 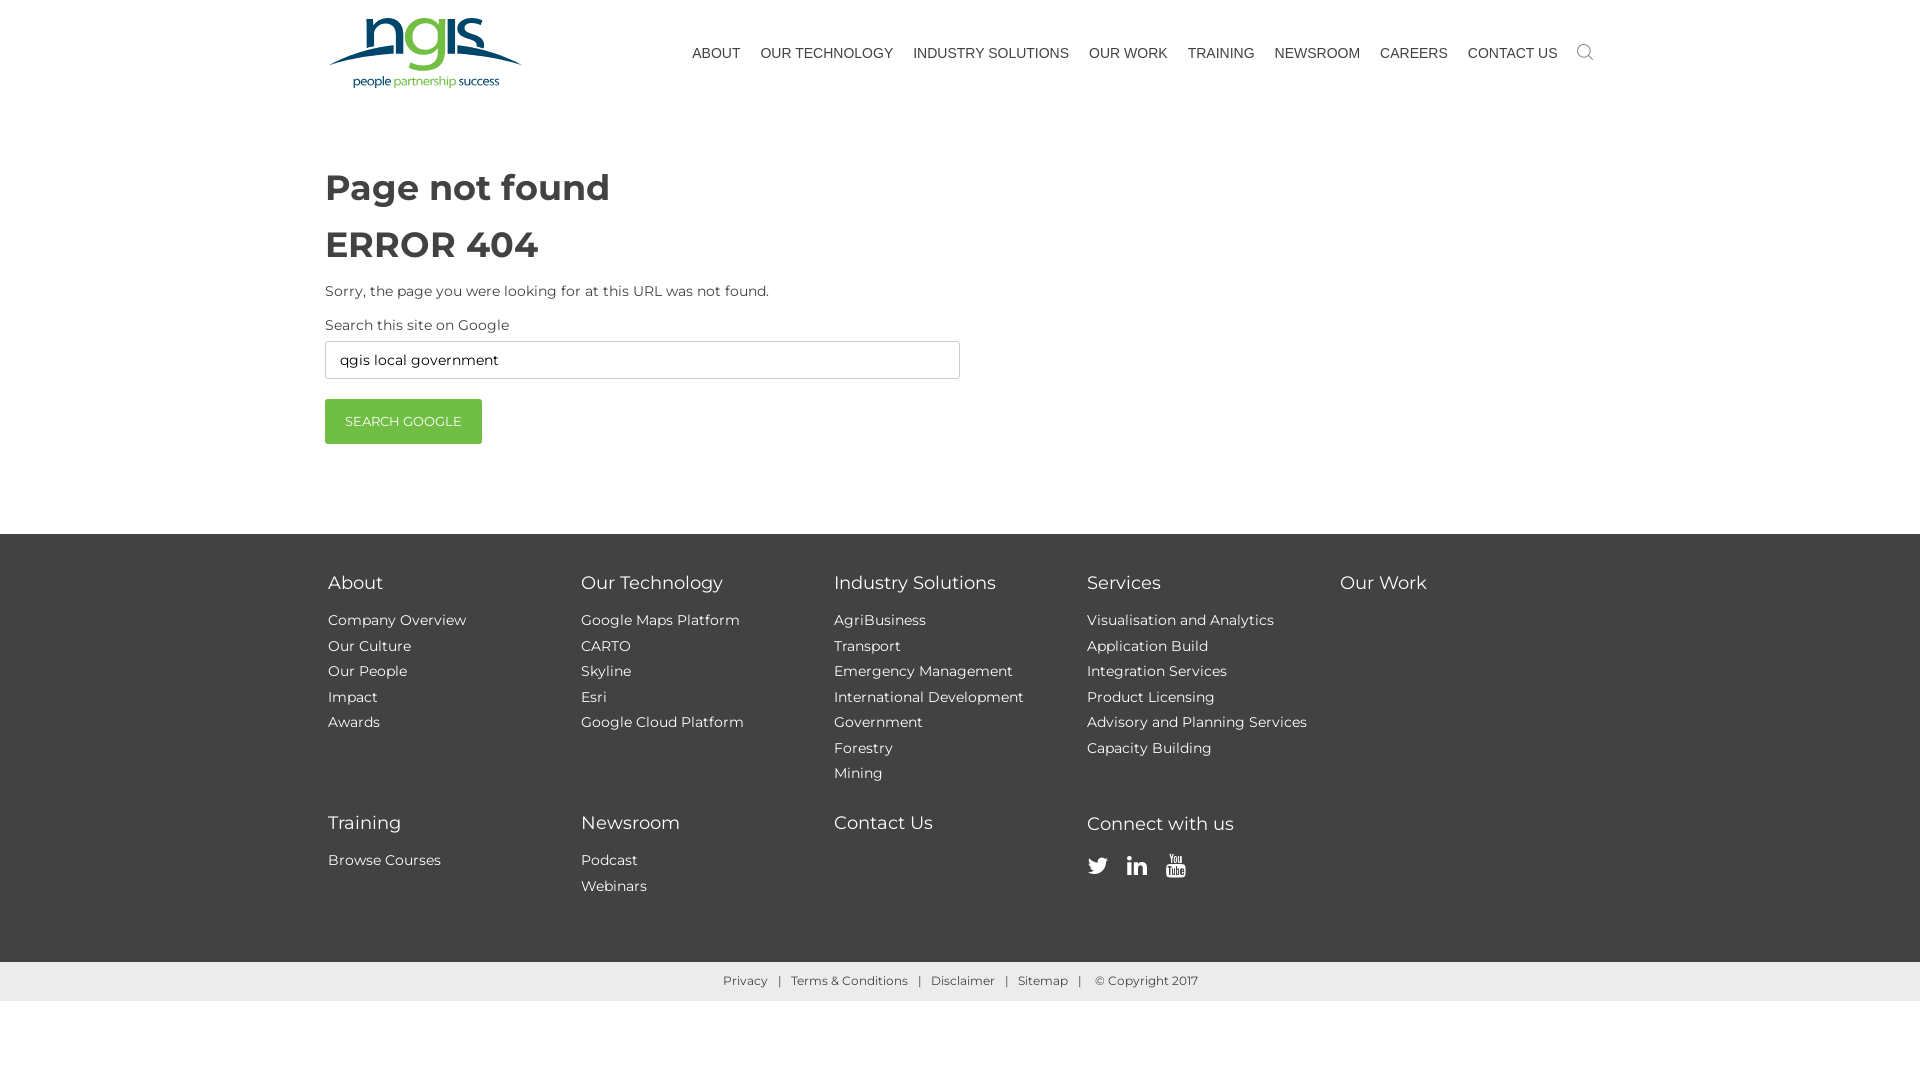 What do you see at coordinates (863, 747) in the screenshot?
I see `'Forestry'` at bounding box center [863, 747].